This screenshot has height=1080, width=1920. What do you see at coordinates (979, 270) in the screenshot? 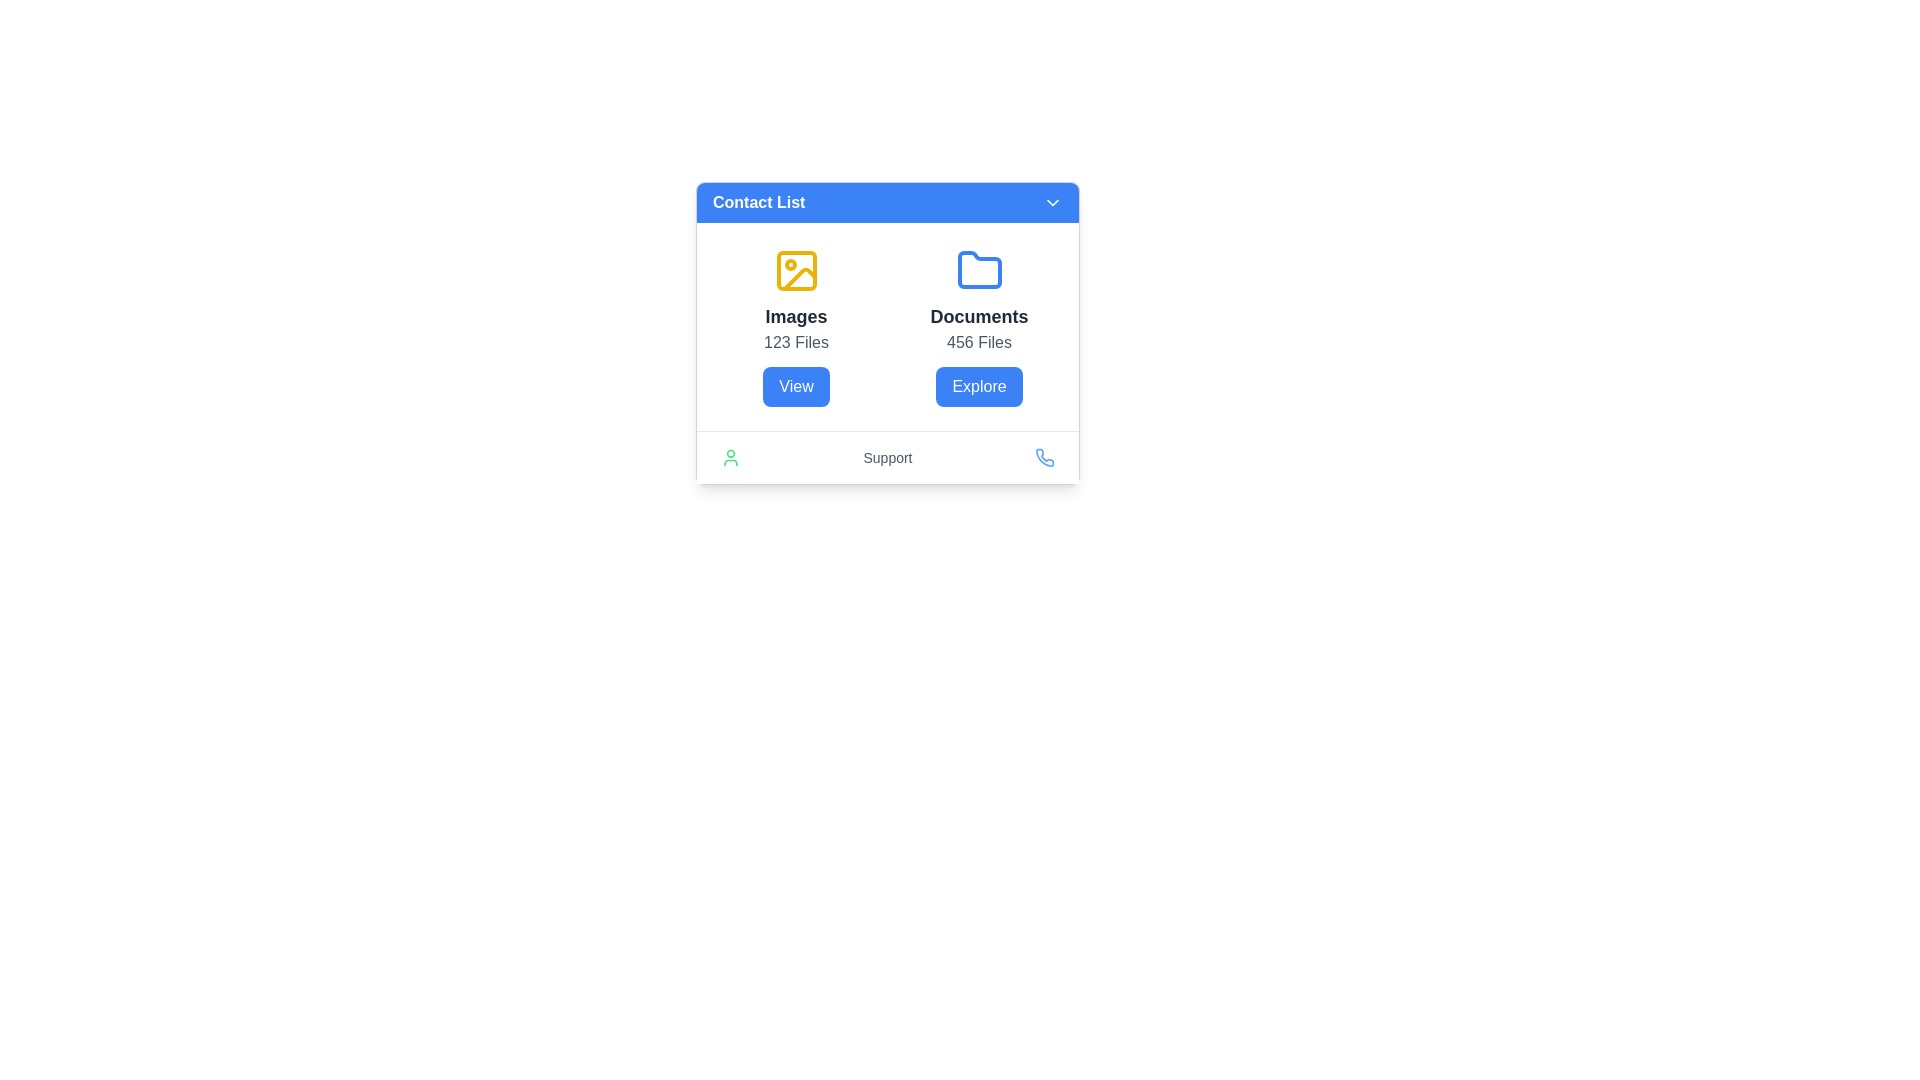
I see `the stylized folder icon with the light blue color, located in the 'Documents' section above the text '456 Files' and near the 'Explore' button` at bounding box center [979, 270].